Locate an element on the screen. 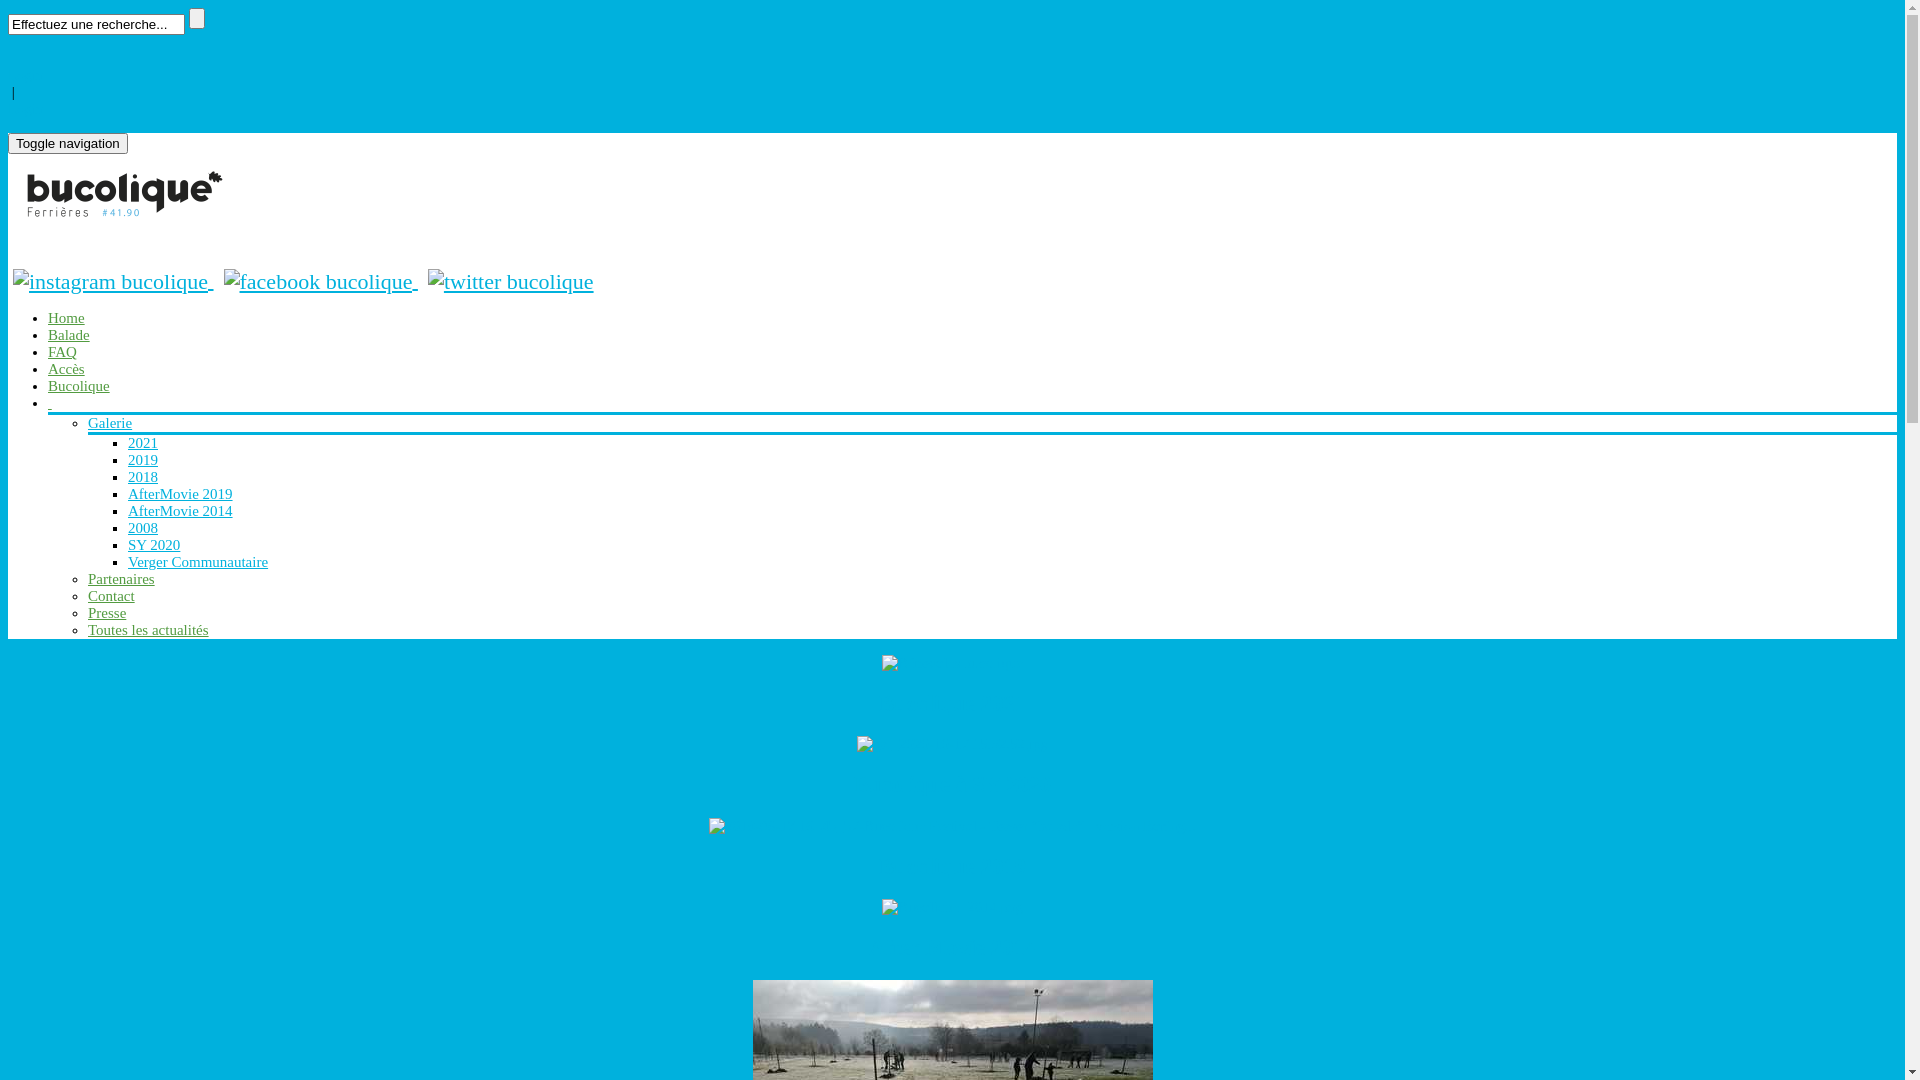  'After Movie 2014' is located at coordinates (951, 946).